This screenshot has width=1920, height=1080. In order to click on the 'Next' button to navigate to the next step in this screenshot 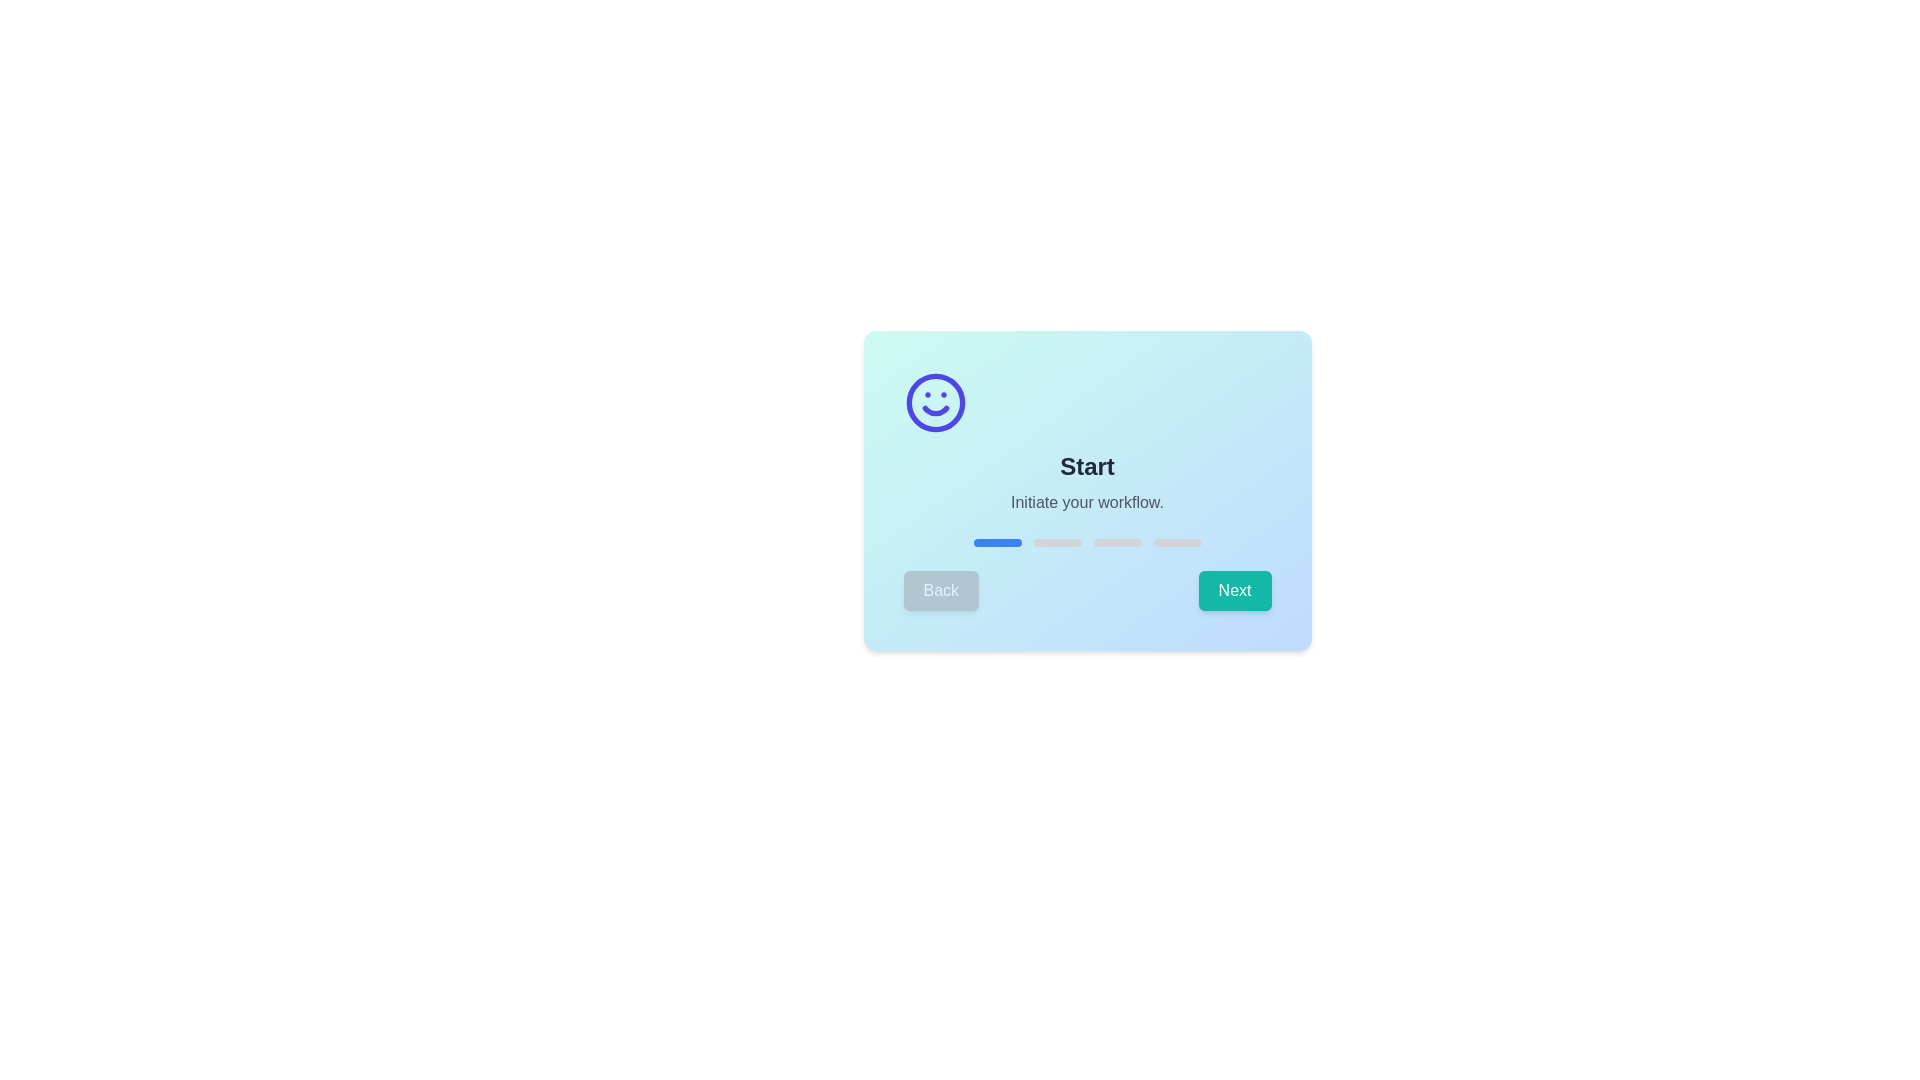, I will do `click(1233, 589)`.